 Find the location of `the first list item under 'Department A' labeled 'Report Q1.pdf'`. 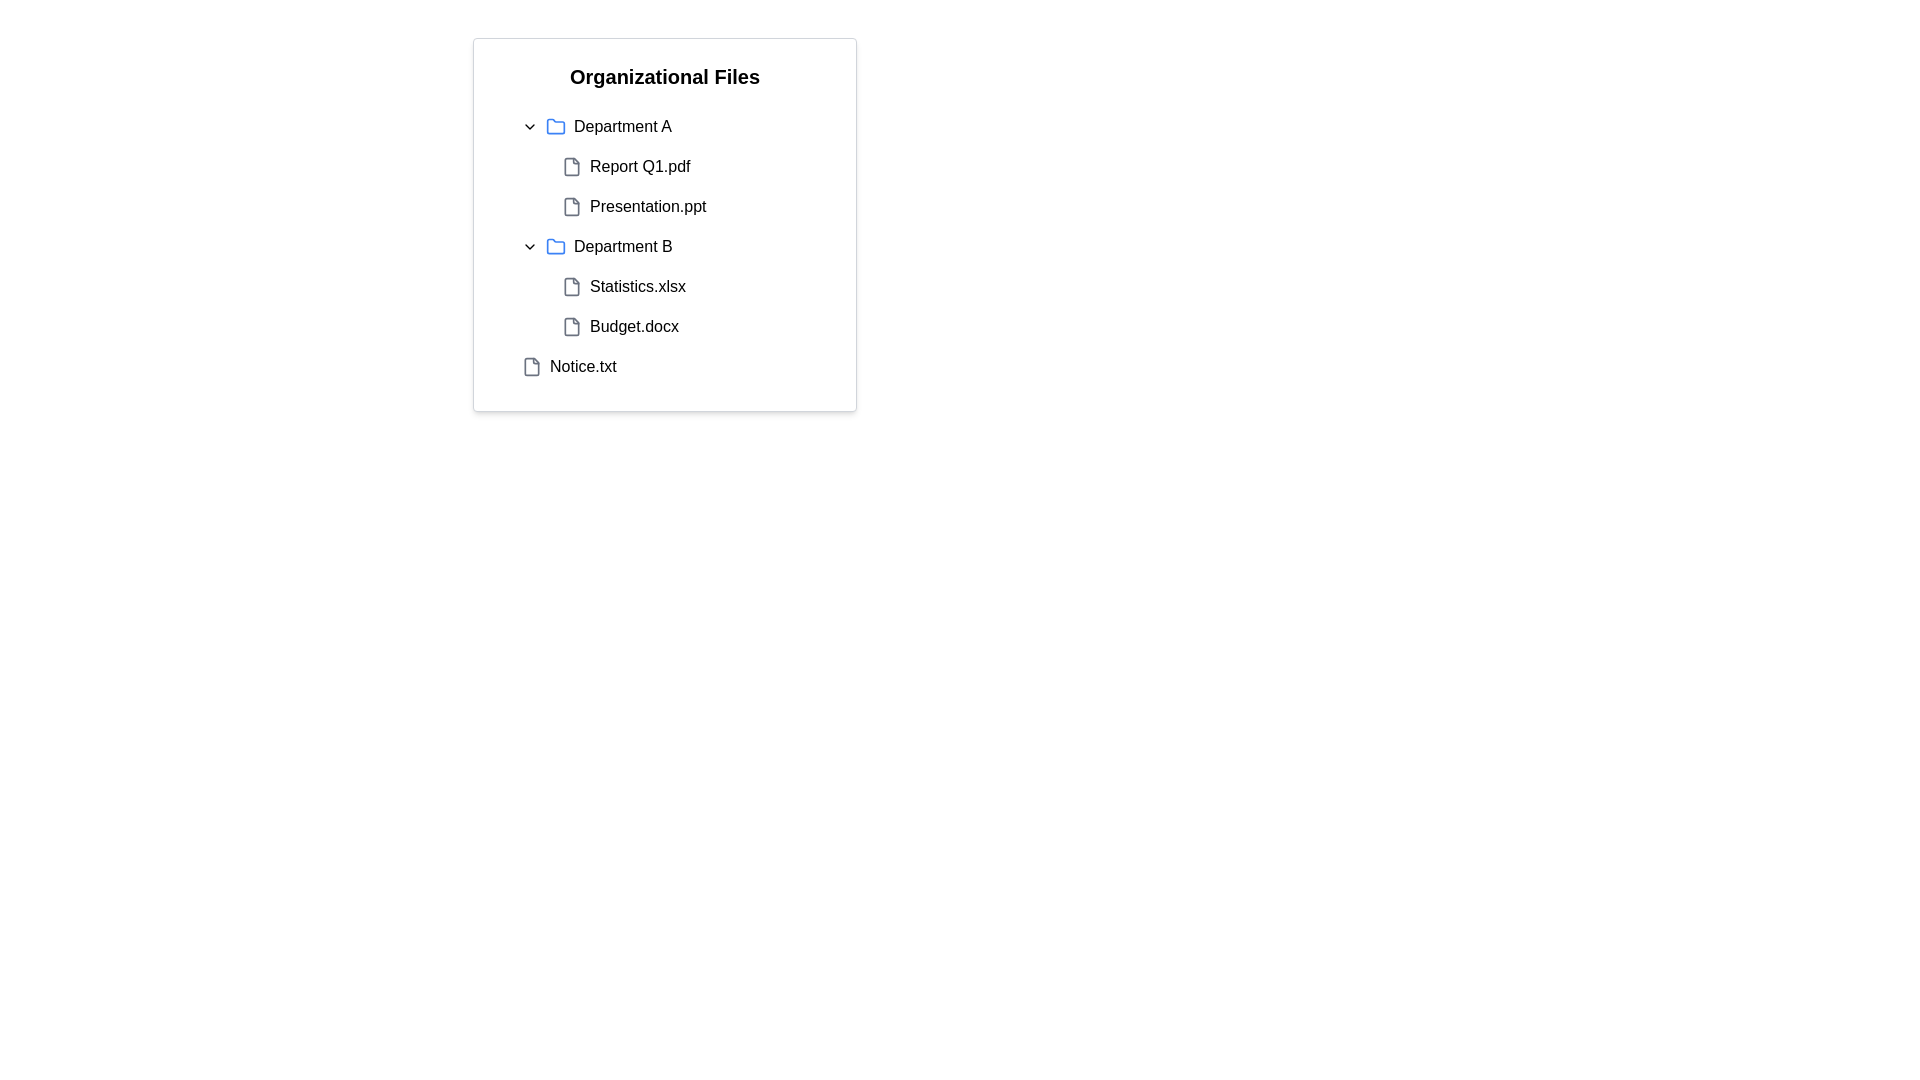

the first list item under 'Department A' labeled 'Report Q1.pdf' is located at coordinates (625, 165).